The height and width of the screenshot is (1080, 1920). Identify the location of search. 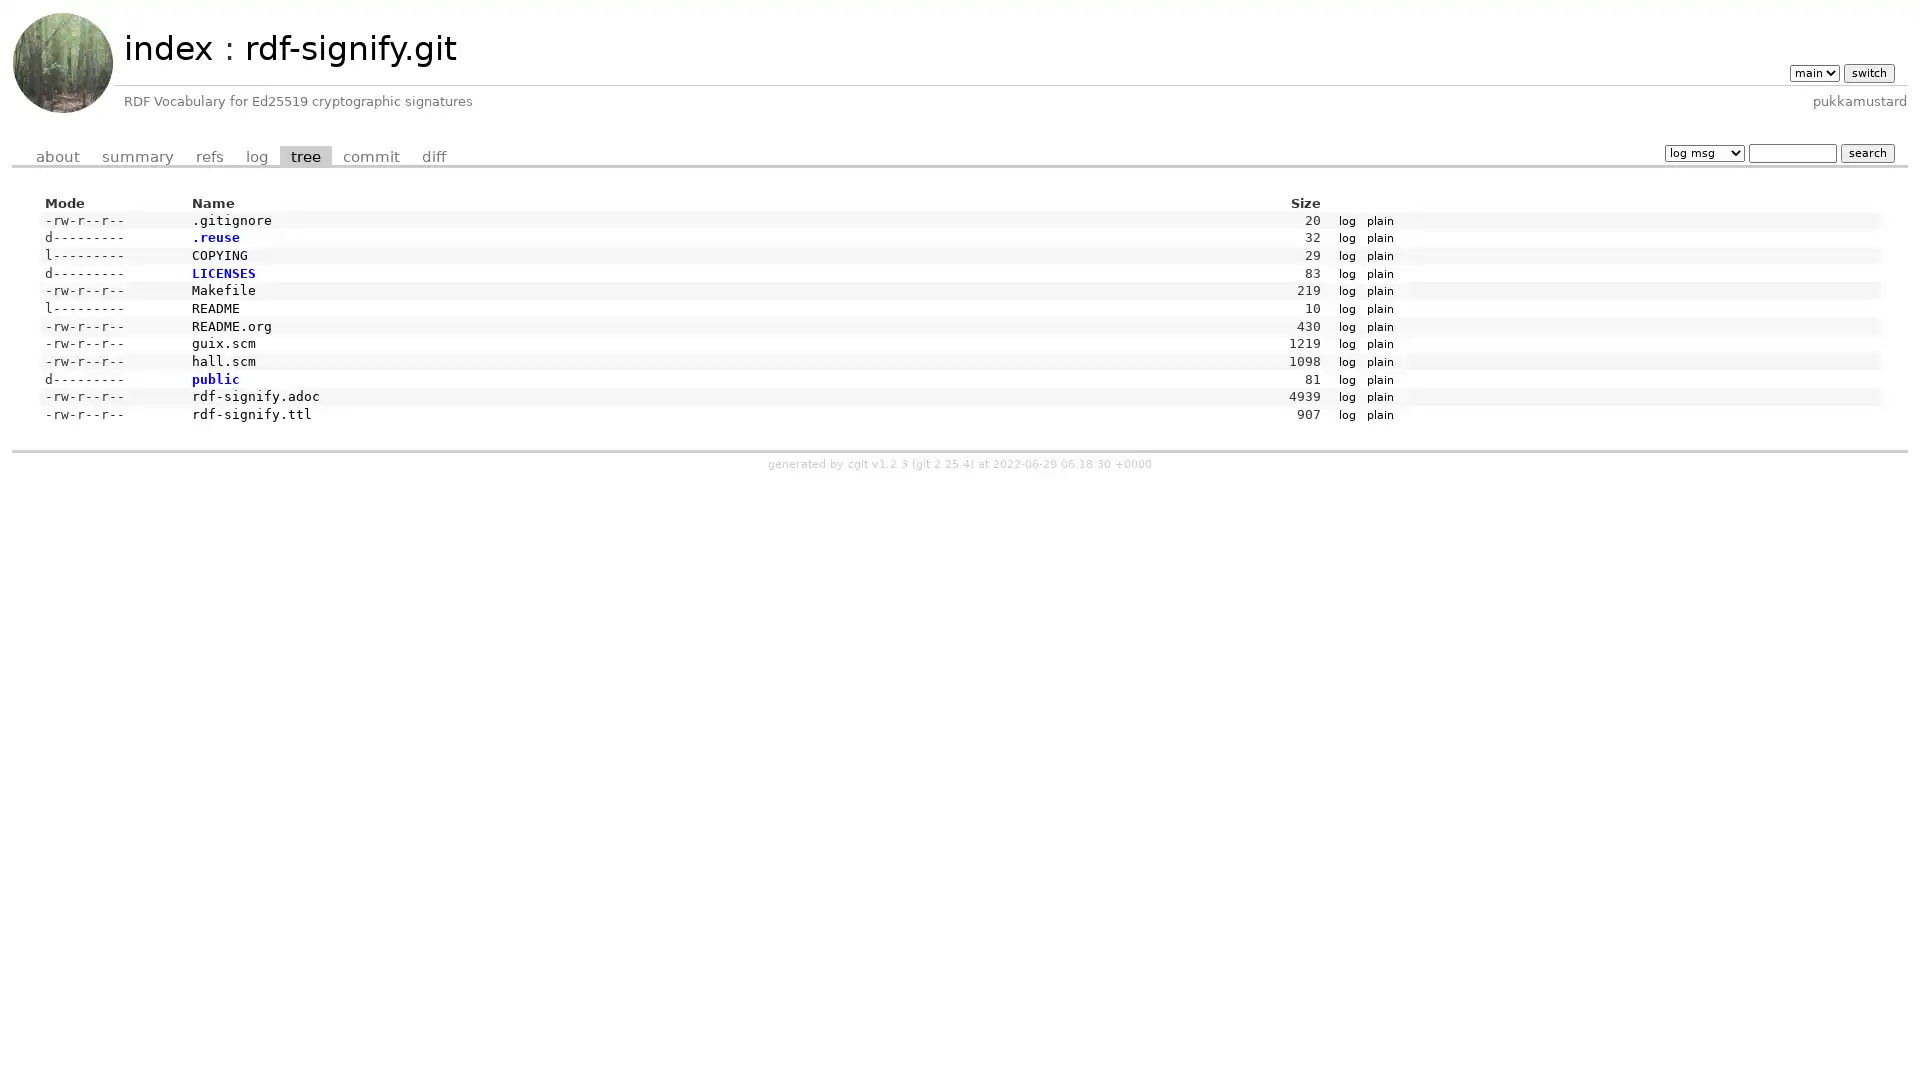
(1866, 151).